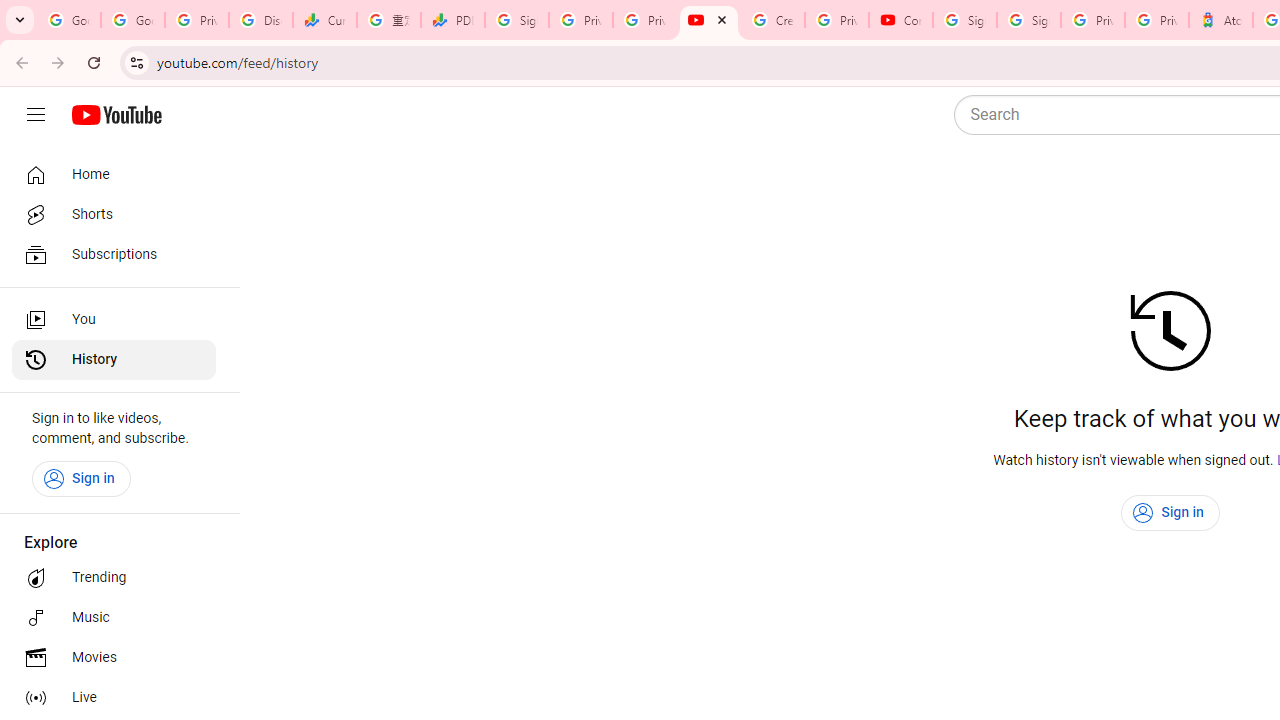  Describe the element at coordinates (772, 20) in the screenshot. I see `'Create your Google Account'` at that location.